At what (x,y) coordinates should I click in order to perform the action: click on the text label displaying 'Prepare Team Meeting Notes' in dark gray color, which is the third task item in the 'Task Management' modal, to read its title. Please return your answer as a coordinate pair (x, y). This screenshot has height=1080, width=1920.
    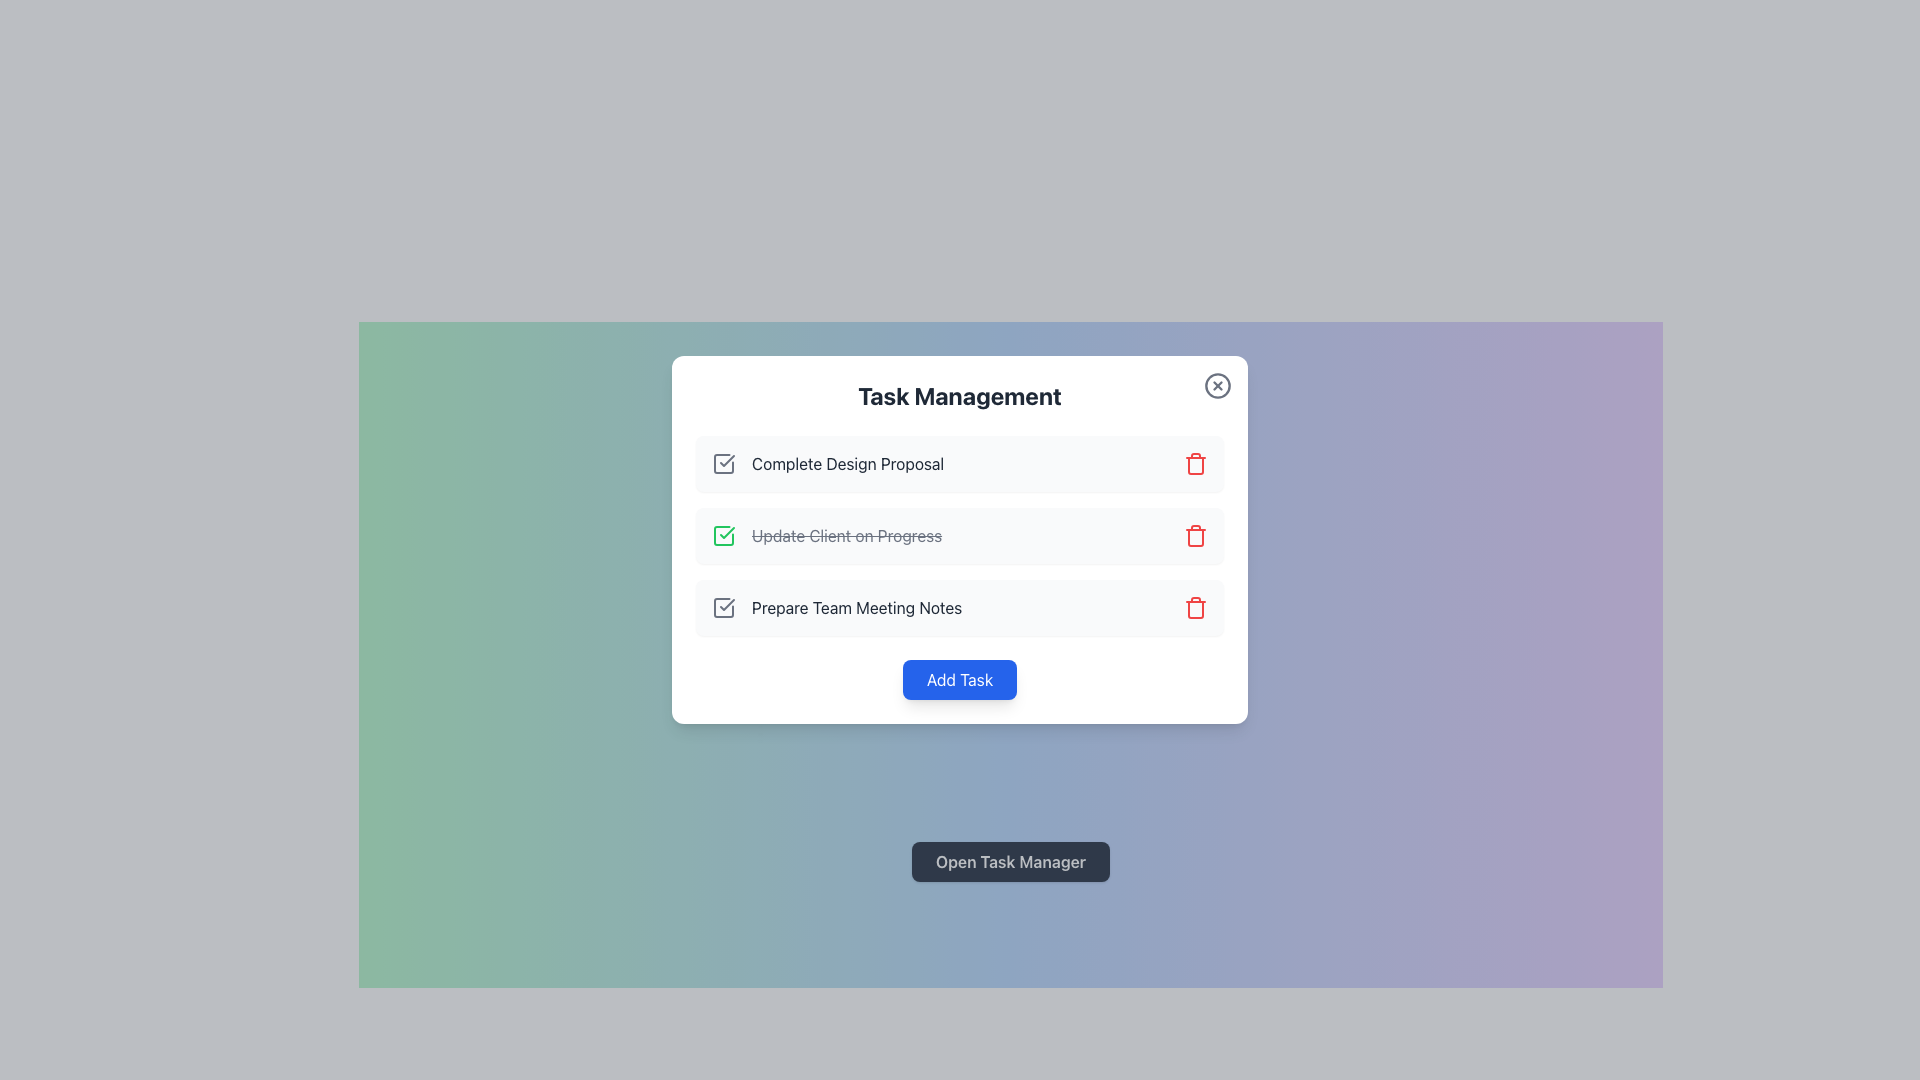
    Looking at the image, I should click on (837, 607).